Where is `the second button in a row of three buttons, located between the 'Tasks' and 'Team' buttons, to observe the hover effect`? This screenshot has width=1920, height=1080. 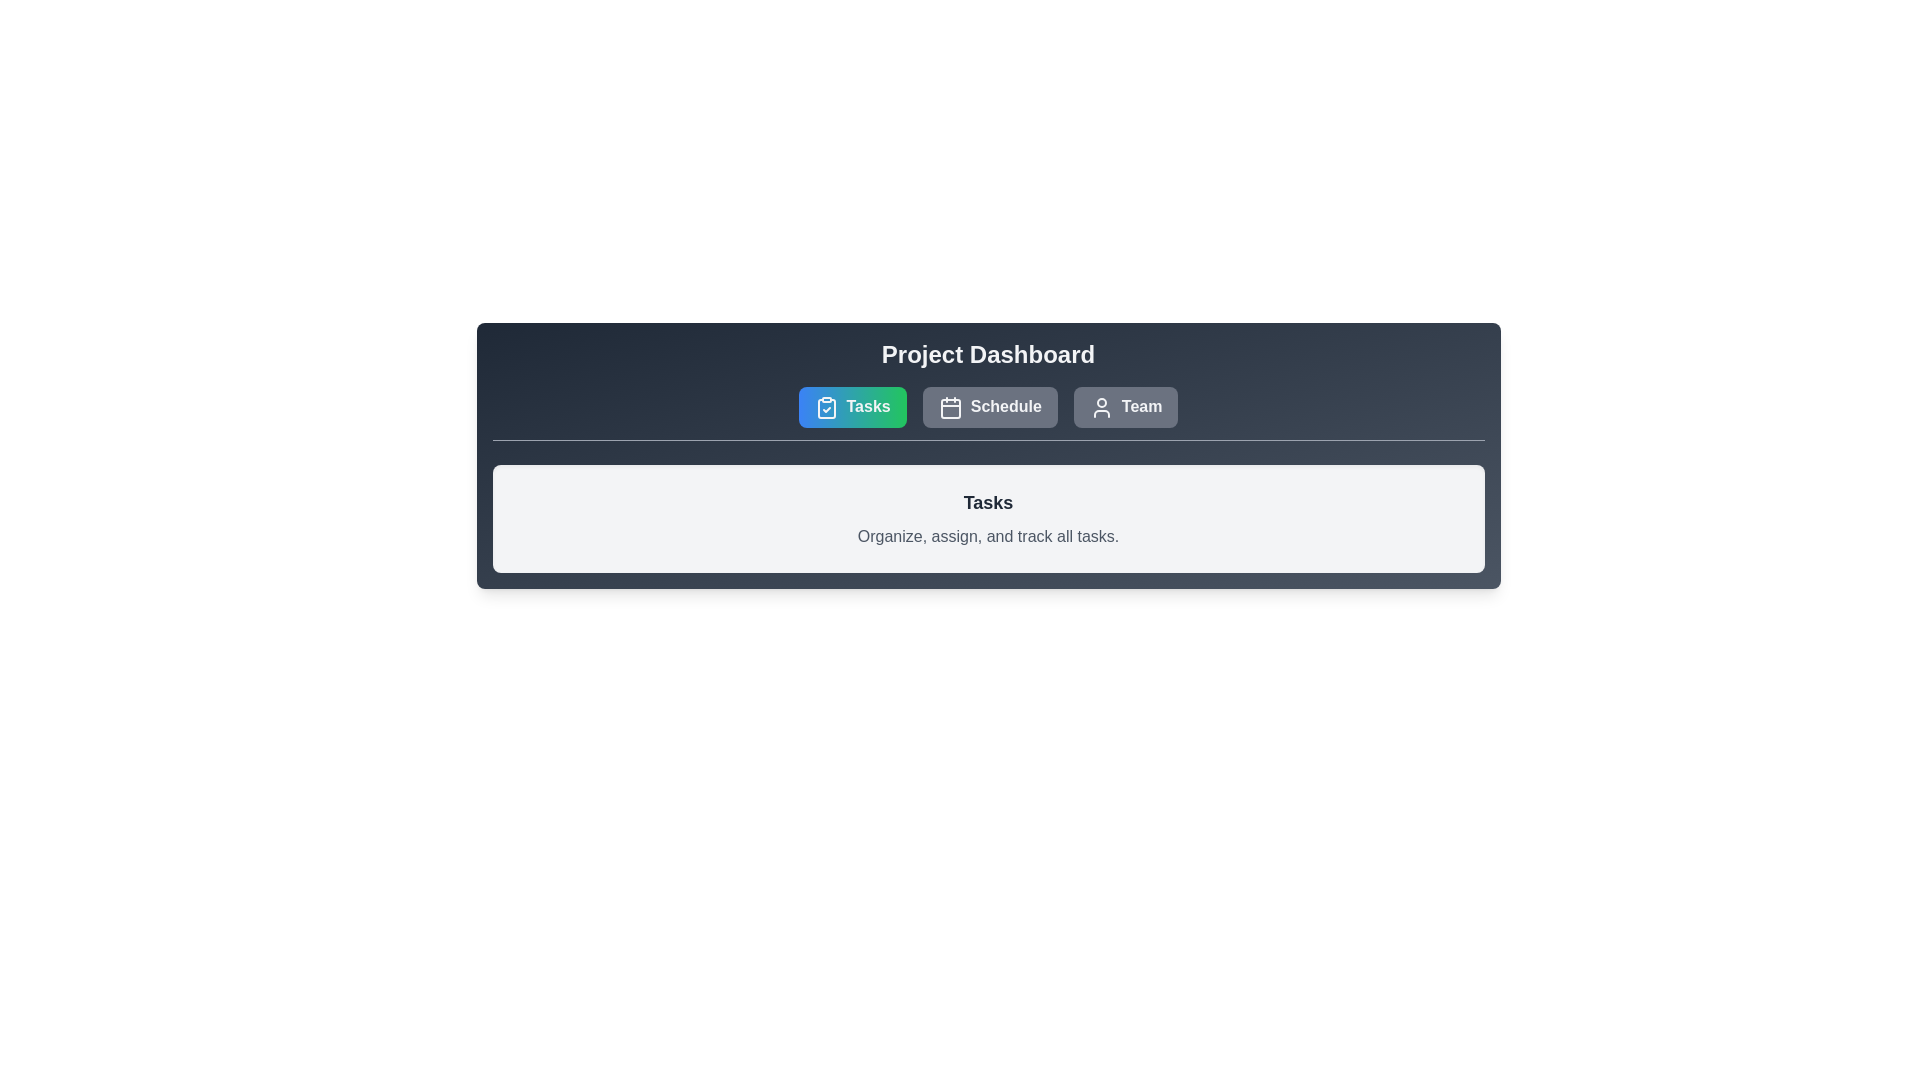
the second button in a row of three buttons, located between the 'Tasks' and 'Team' buttons, to observe the hover effect is located at coordinates (990, 406).